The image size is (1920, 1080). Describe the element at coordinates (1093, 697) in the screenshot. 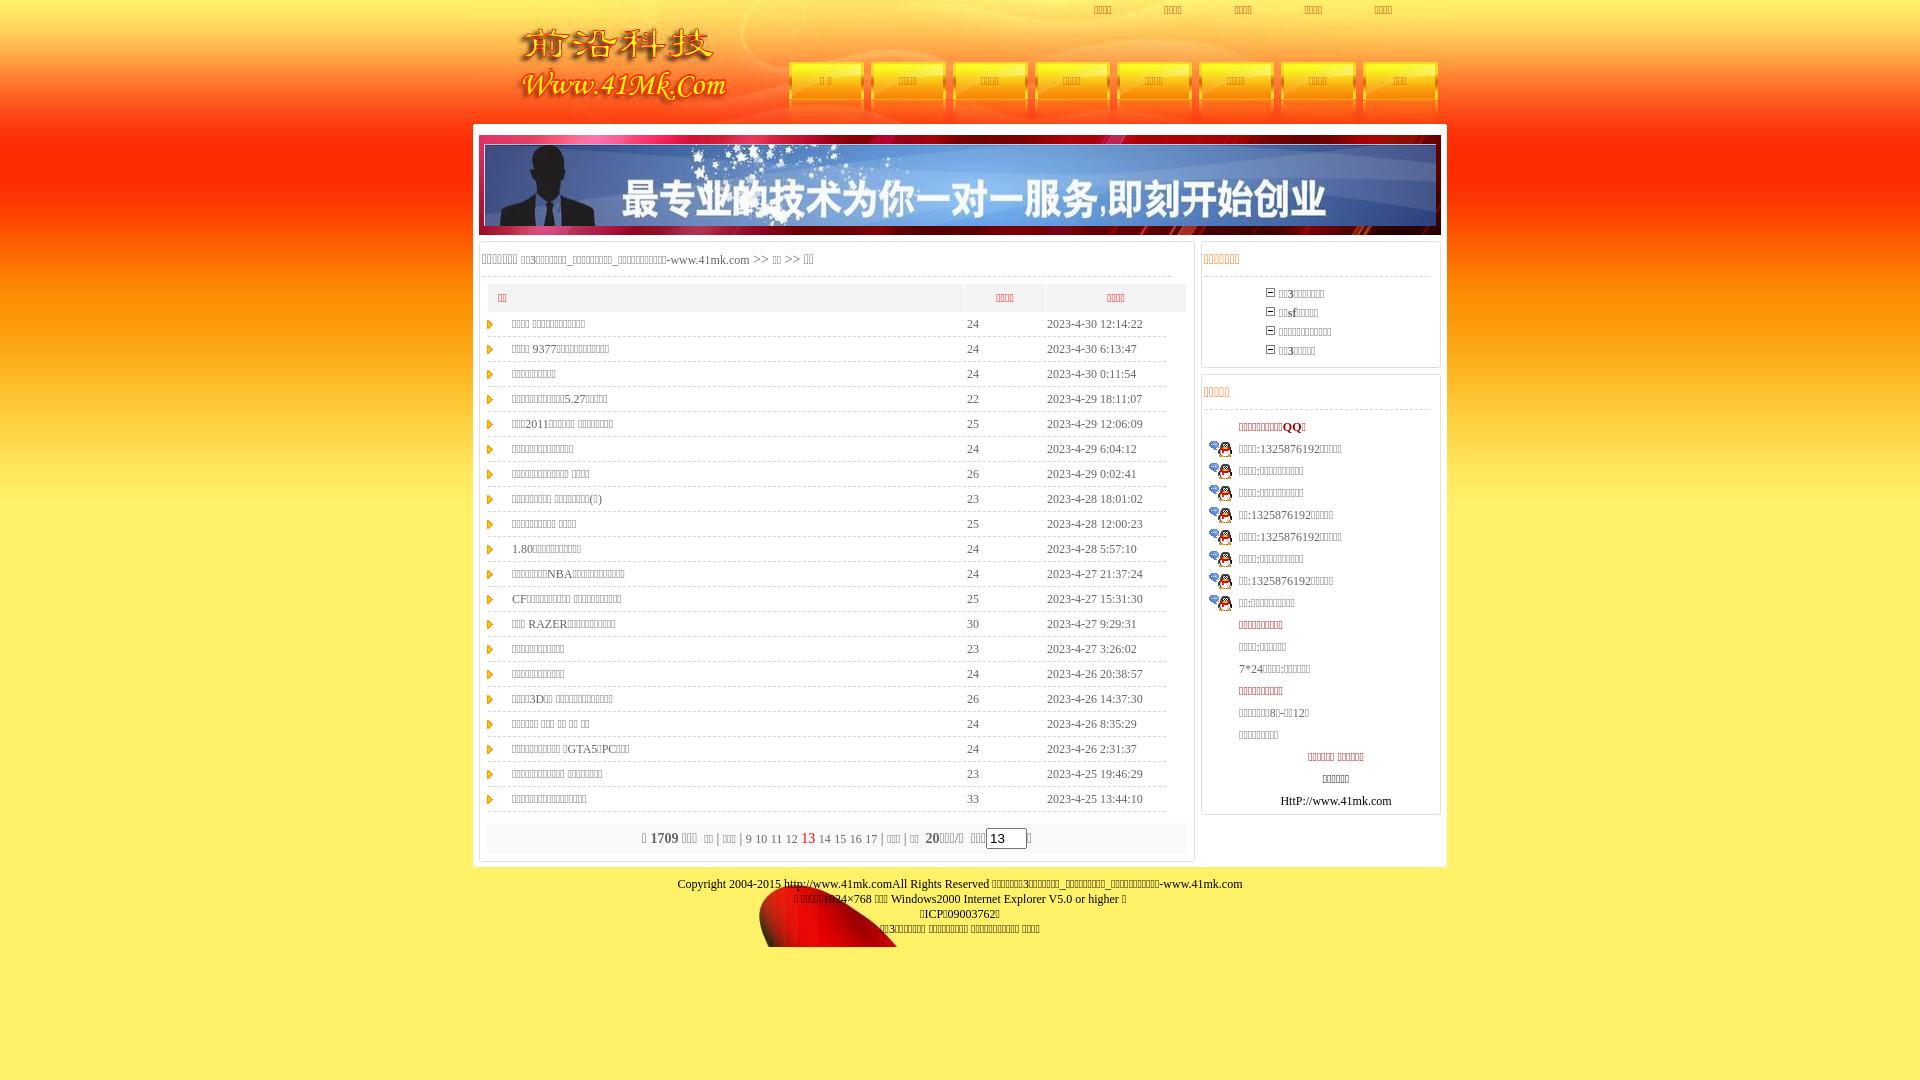

I see `'2023-4-26 14:37:30'` at that location.